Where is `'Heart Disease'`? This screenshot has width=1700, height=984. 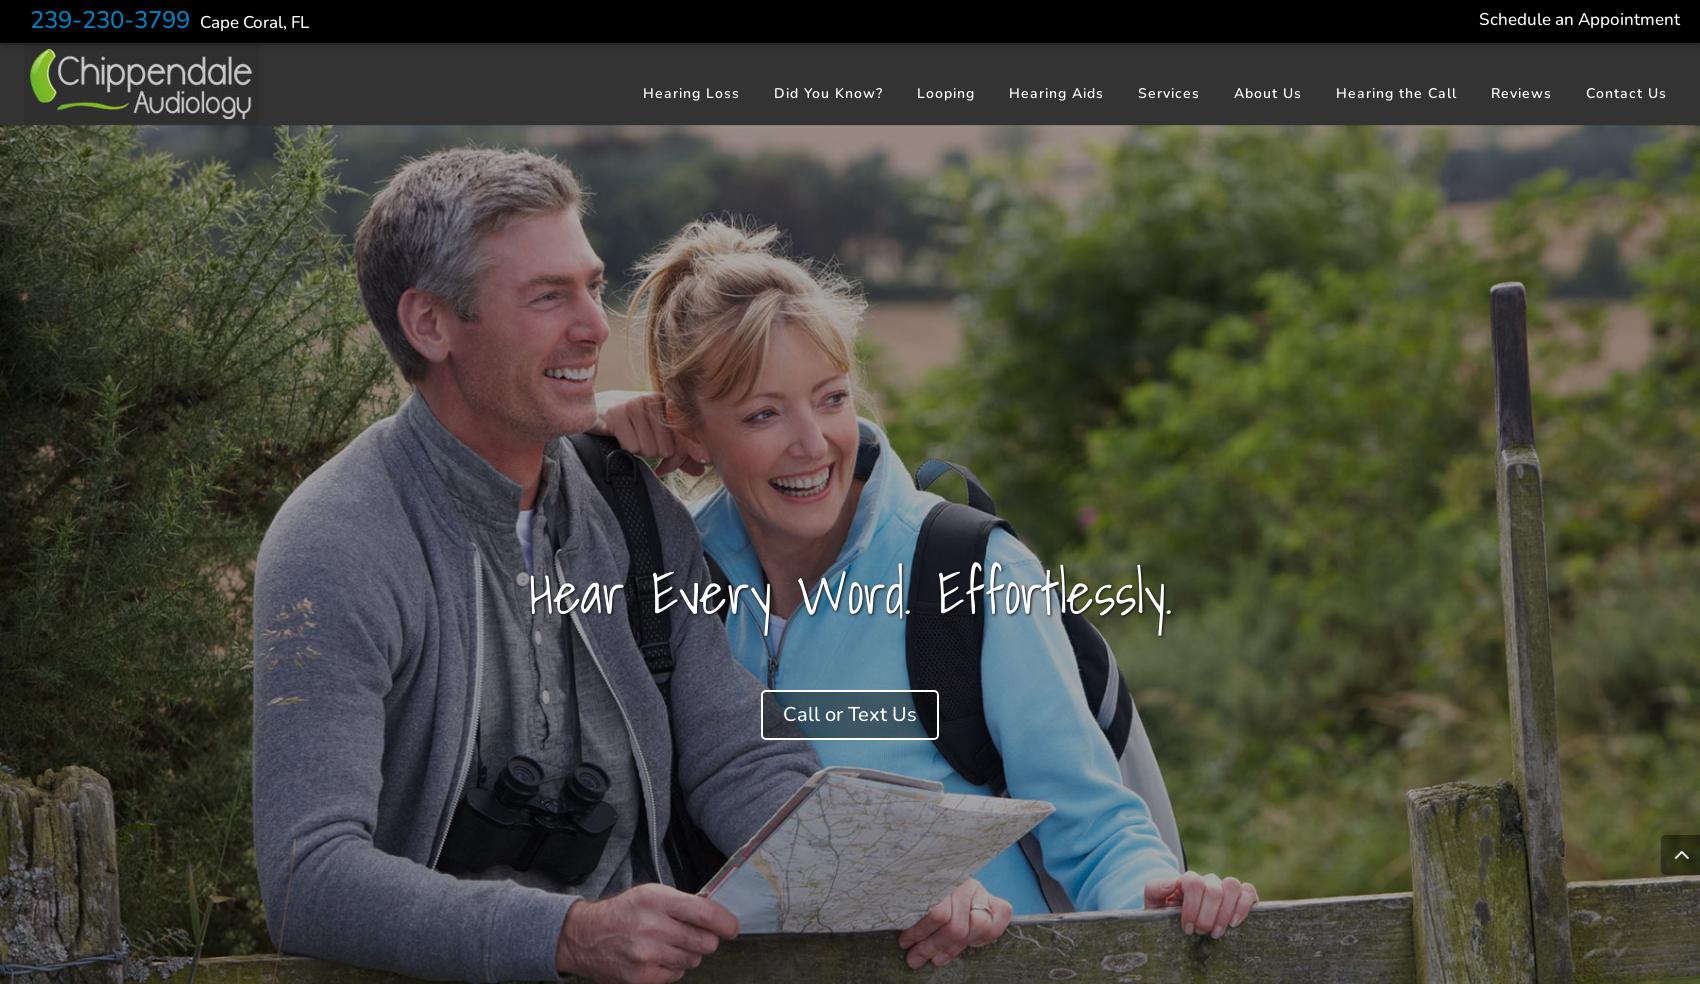 'Heart Disease' is located at coordinates (828, 372).